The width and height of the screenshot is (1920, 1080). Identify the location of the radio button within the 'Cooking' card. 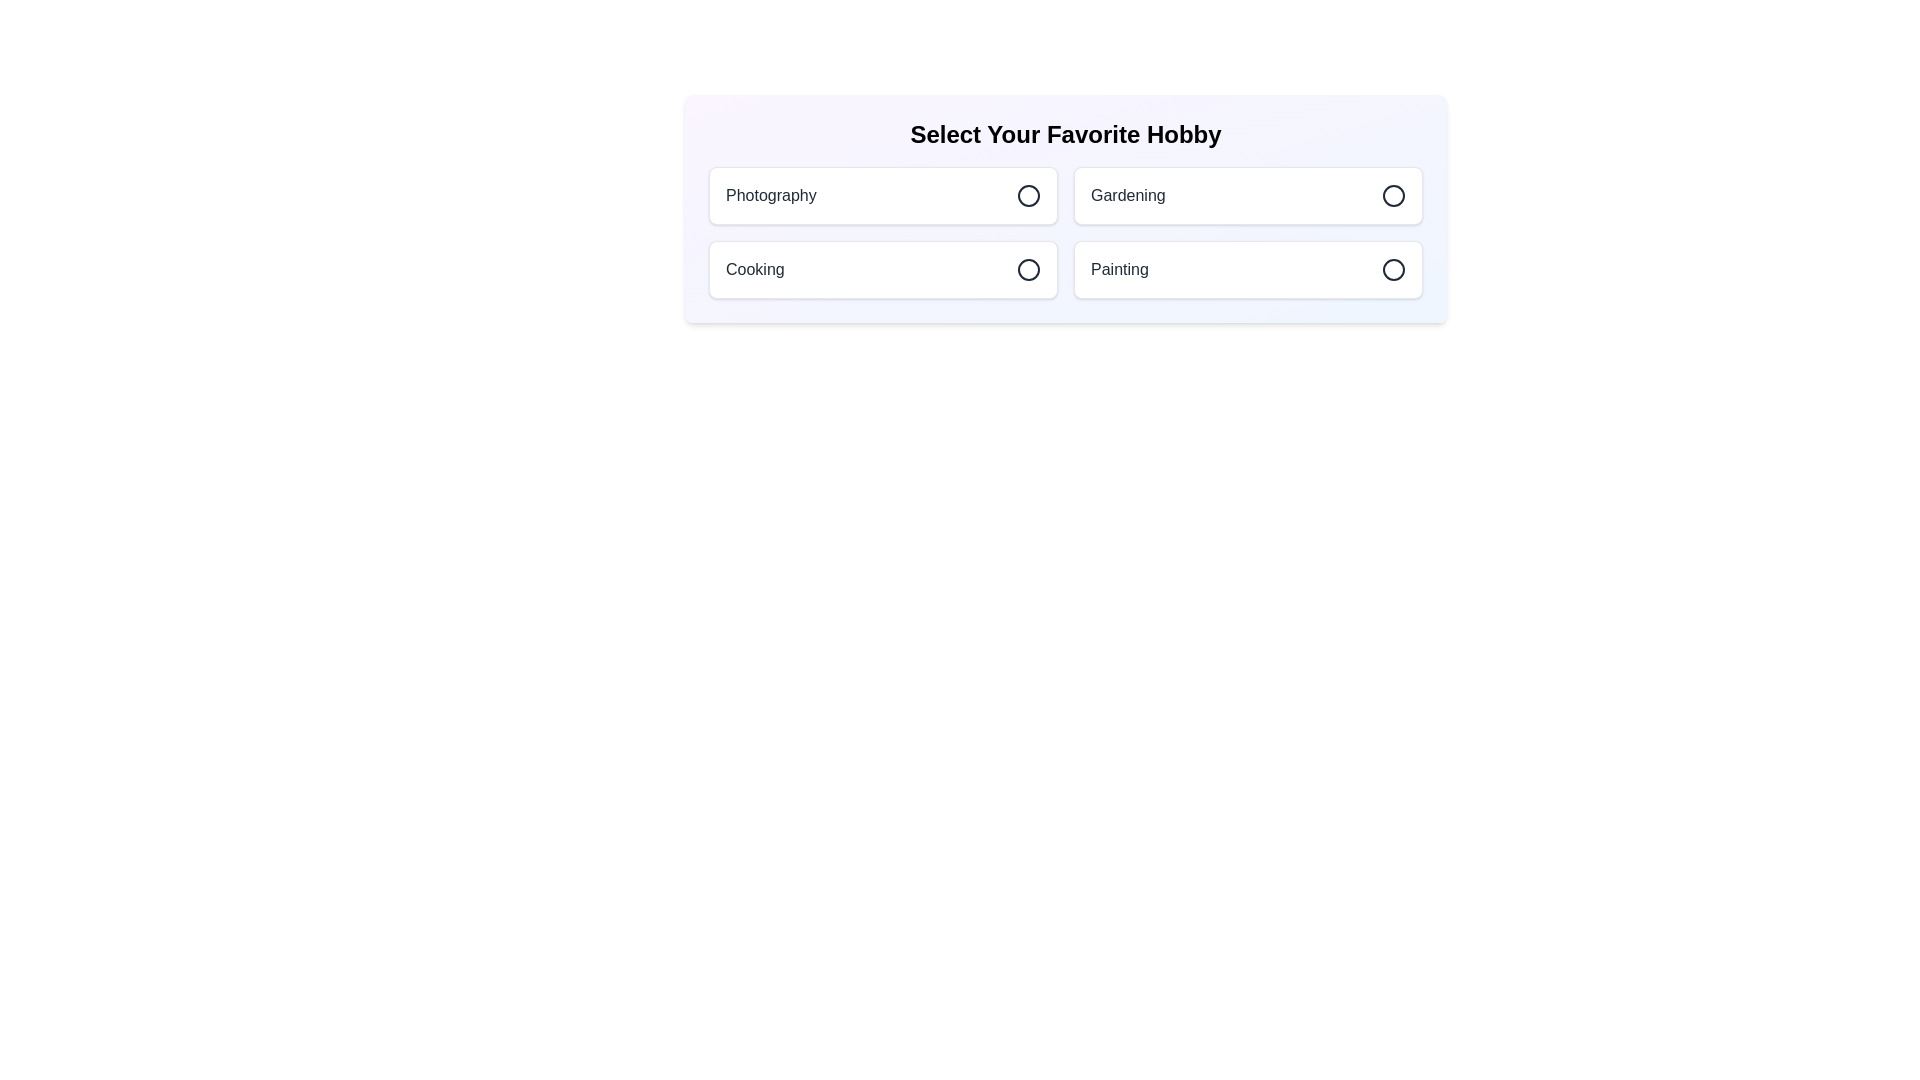
(1028, 270).